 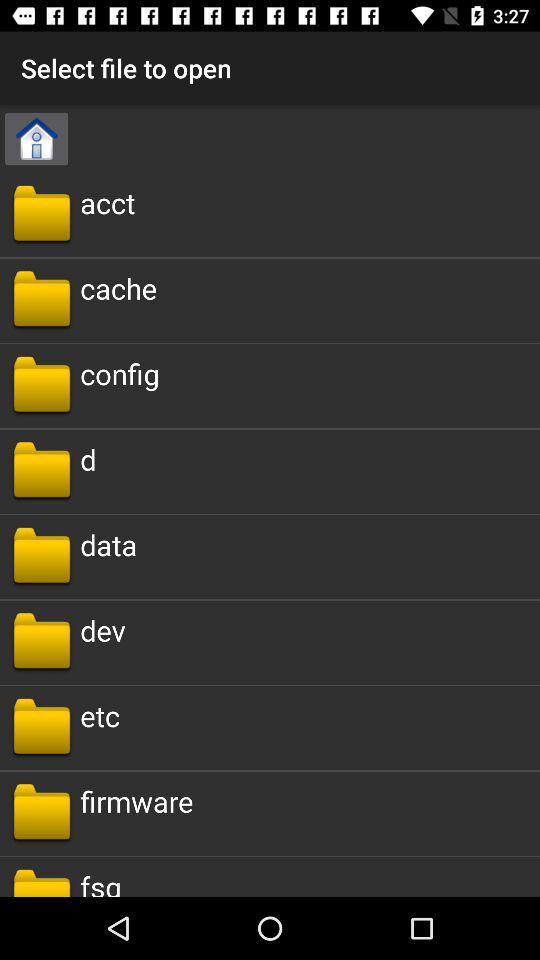 I want to click on button beside dev, so click(x=42, y=641).